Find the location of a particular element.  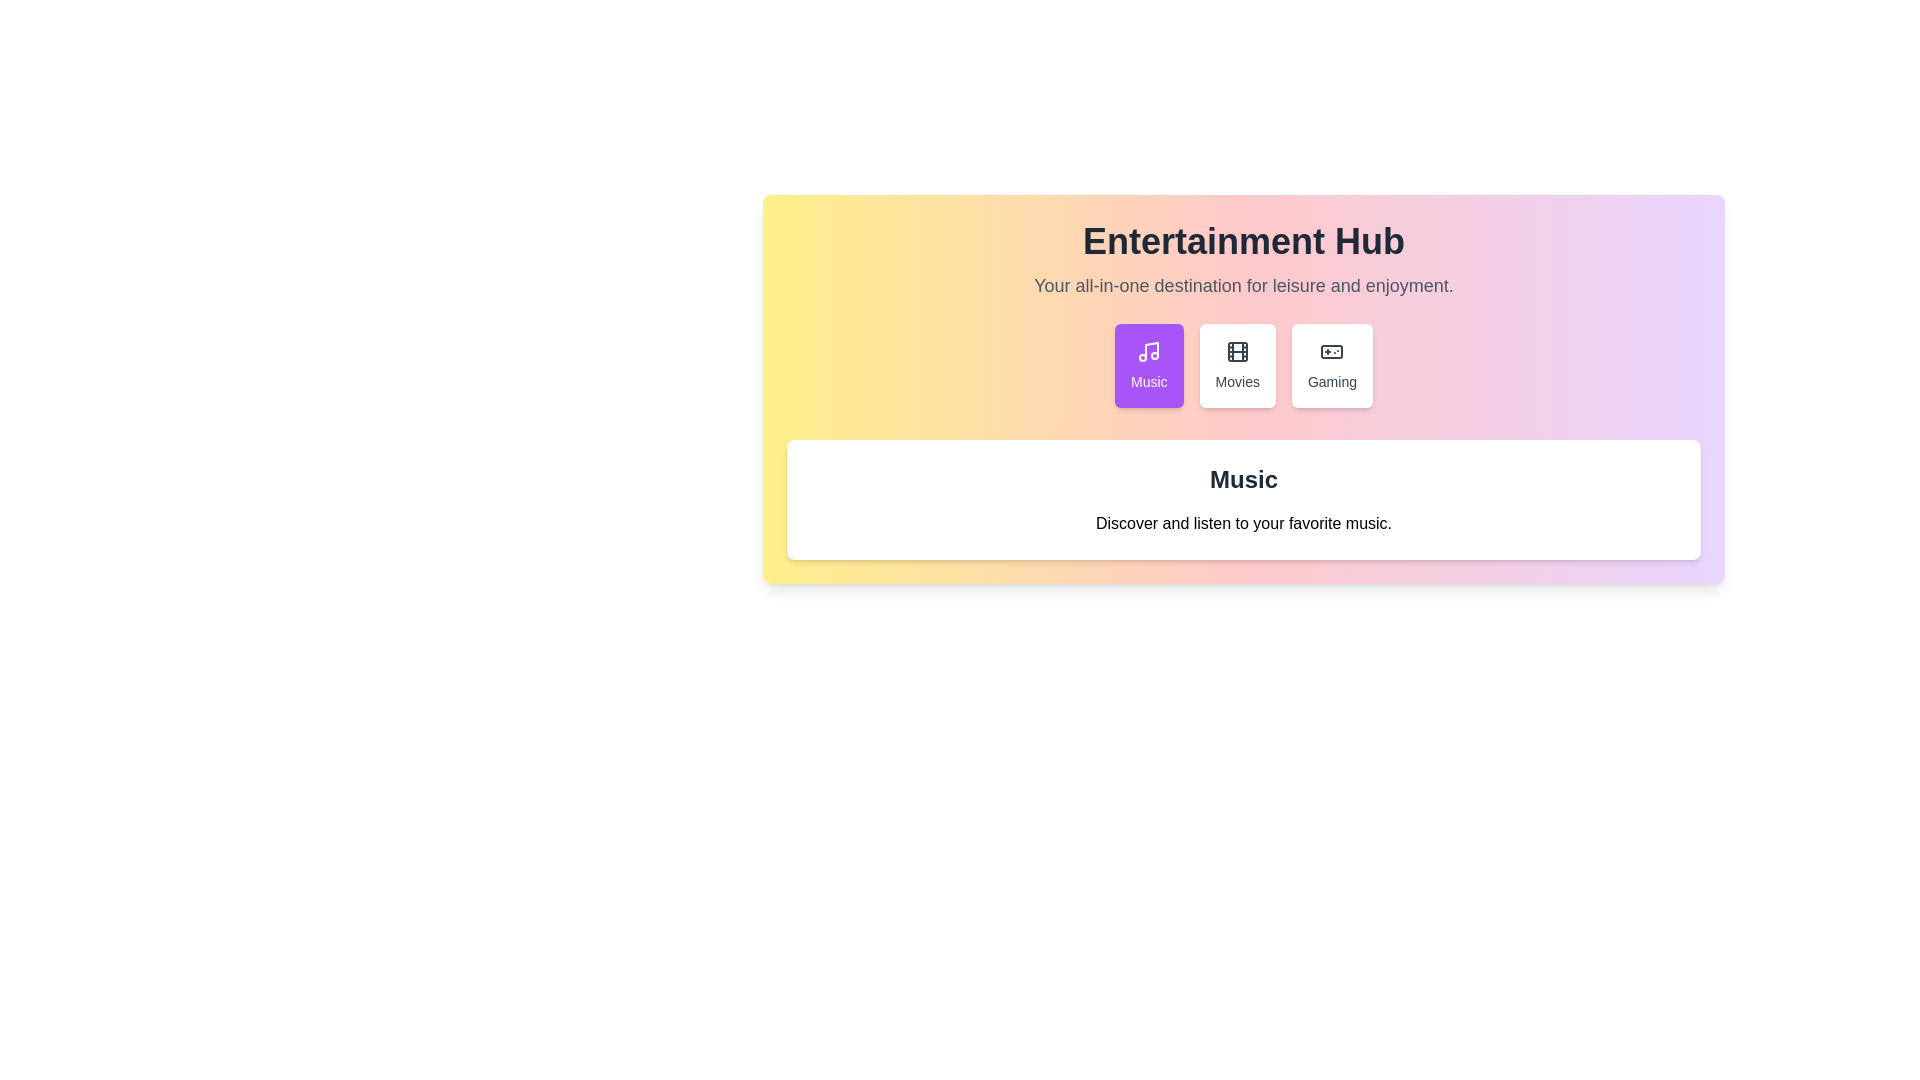

the text label indicating 'Gaming' on the third card in the group of three cards, which includes 'Music,' 'Movies,' and 'Gaming.' is located at coordinates (1332, 381).